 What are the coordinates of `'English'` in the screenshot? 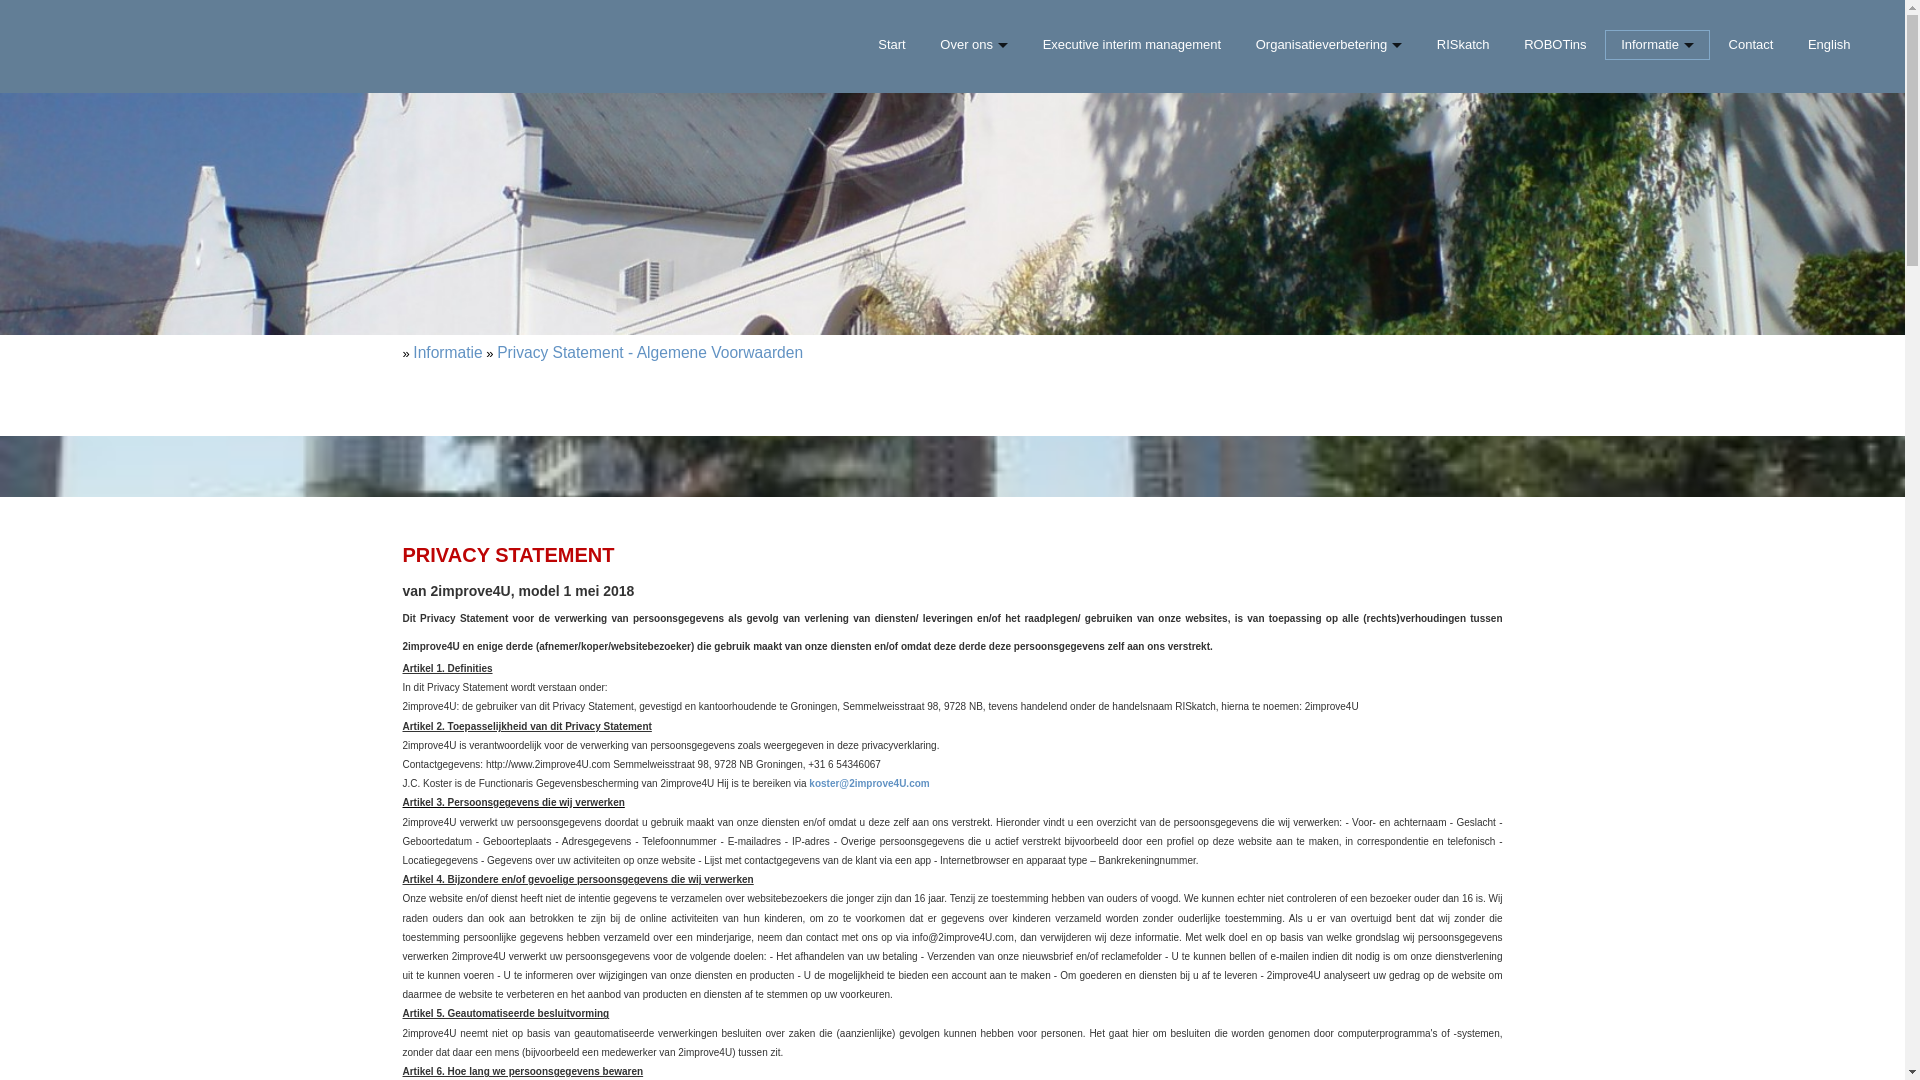 It's located at (1829, 45).